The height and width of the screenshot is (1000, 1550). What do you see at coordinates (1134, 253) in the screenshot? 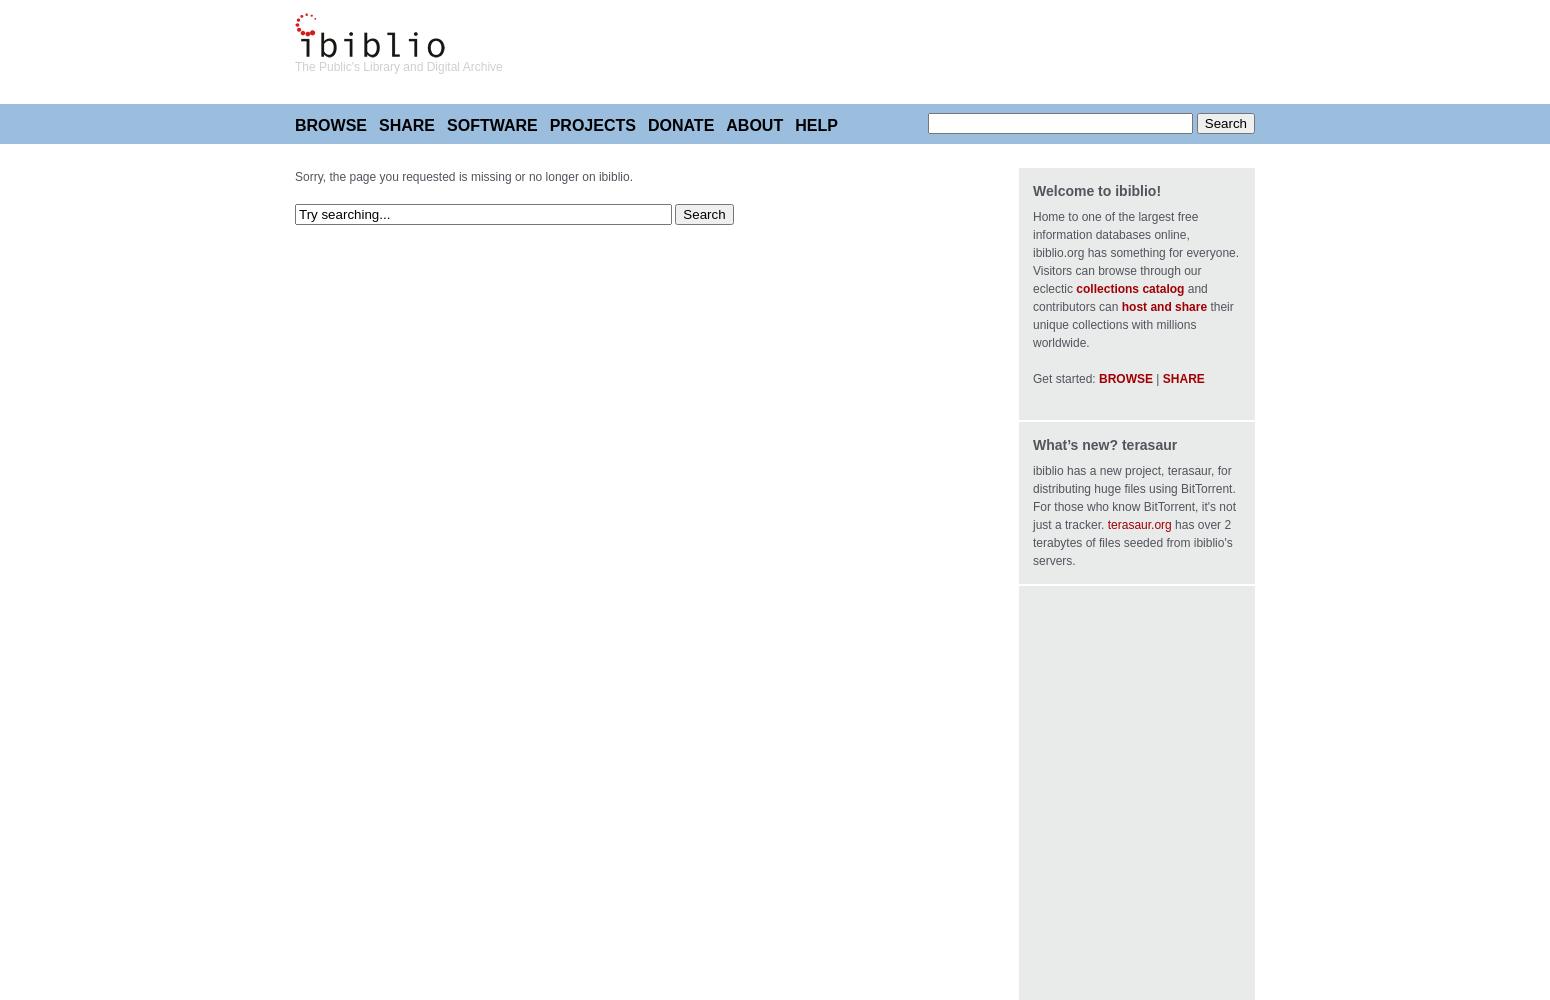
I see `'Home to one of the largest free information databases online, ibiblio.org has something for everyone. Visitors can browse through our eclectic'` at bounding box center [1134, 253].